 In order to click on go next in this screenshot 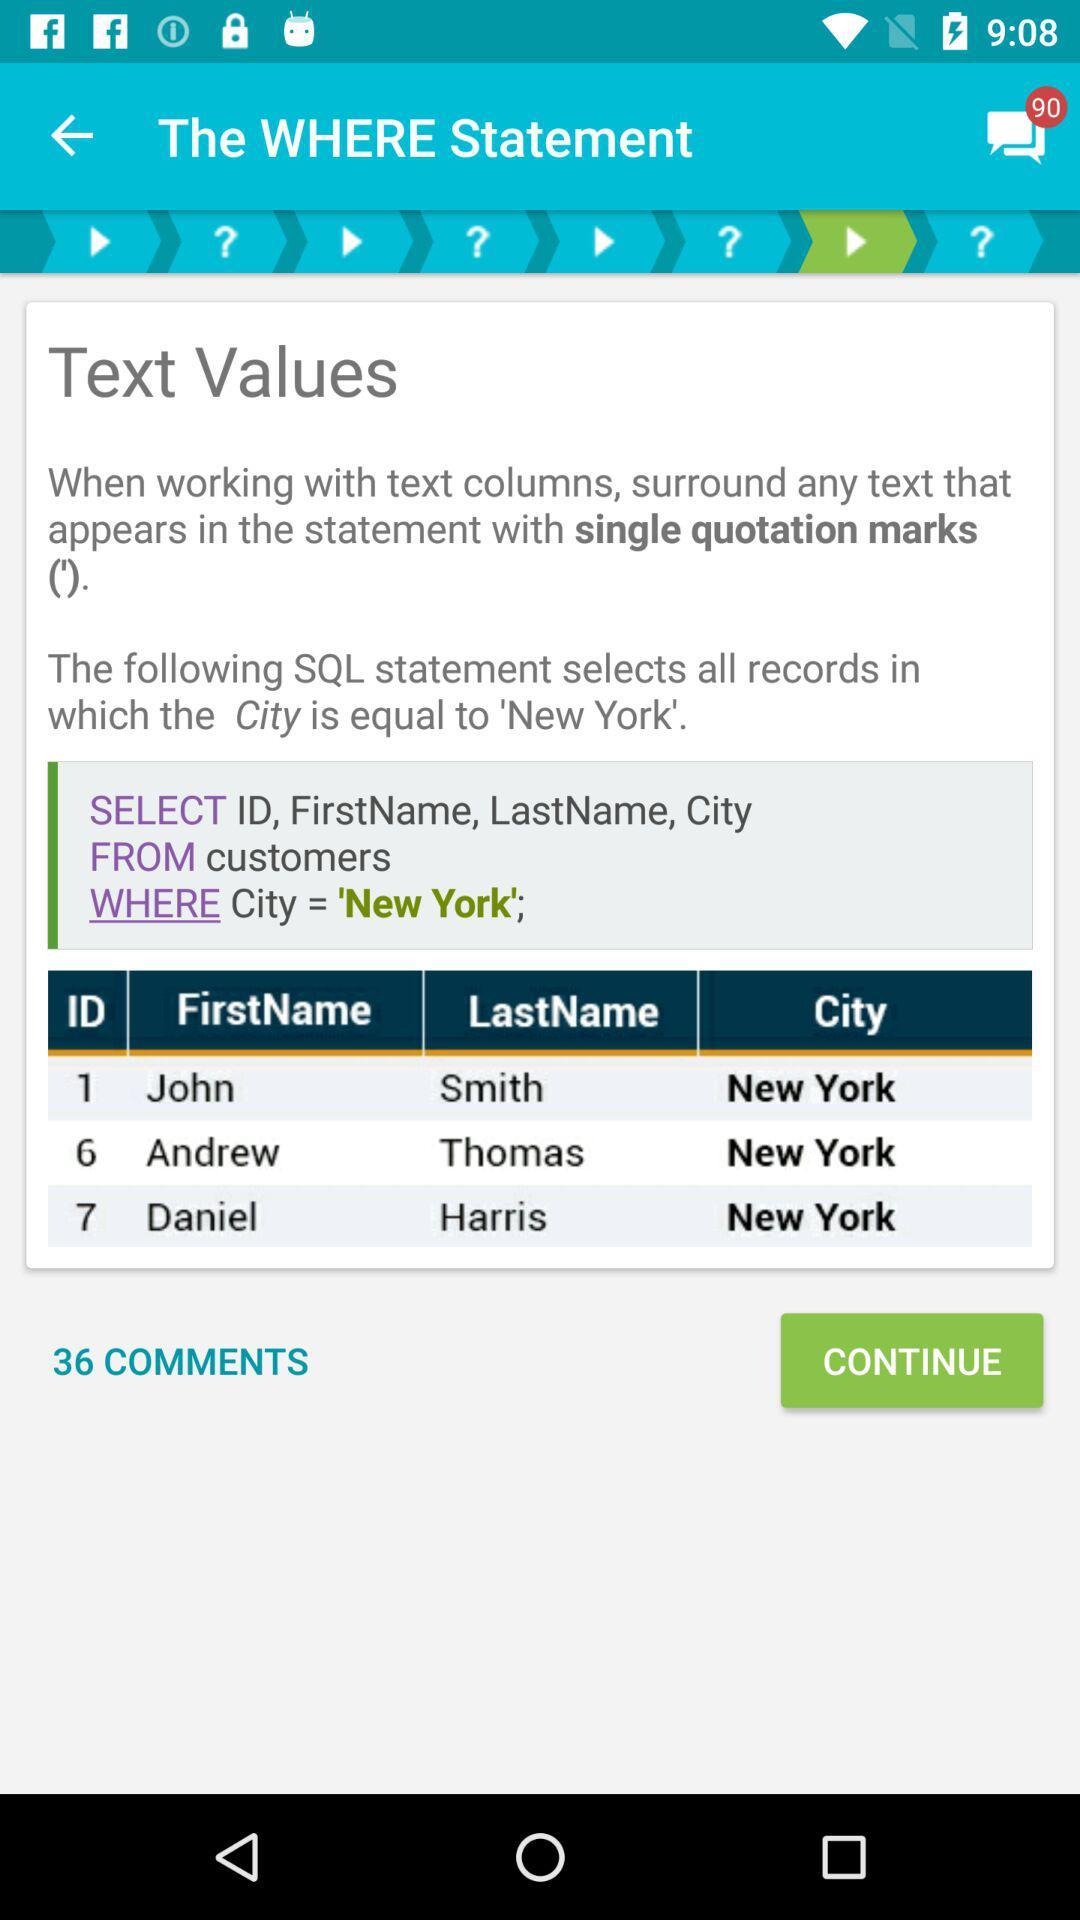, I will do `click(350, 240)`.